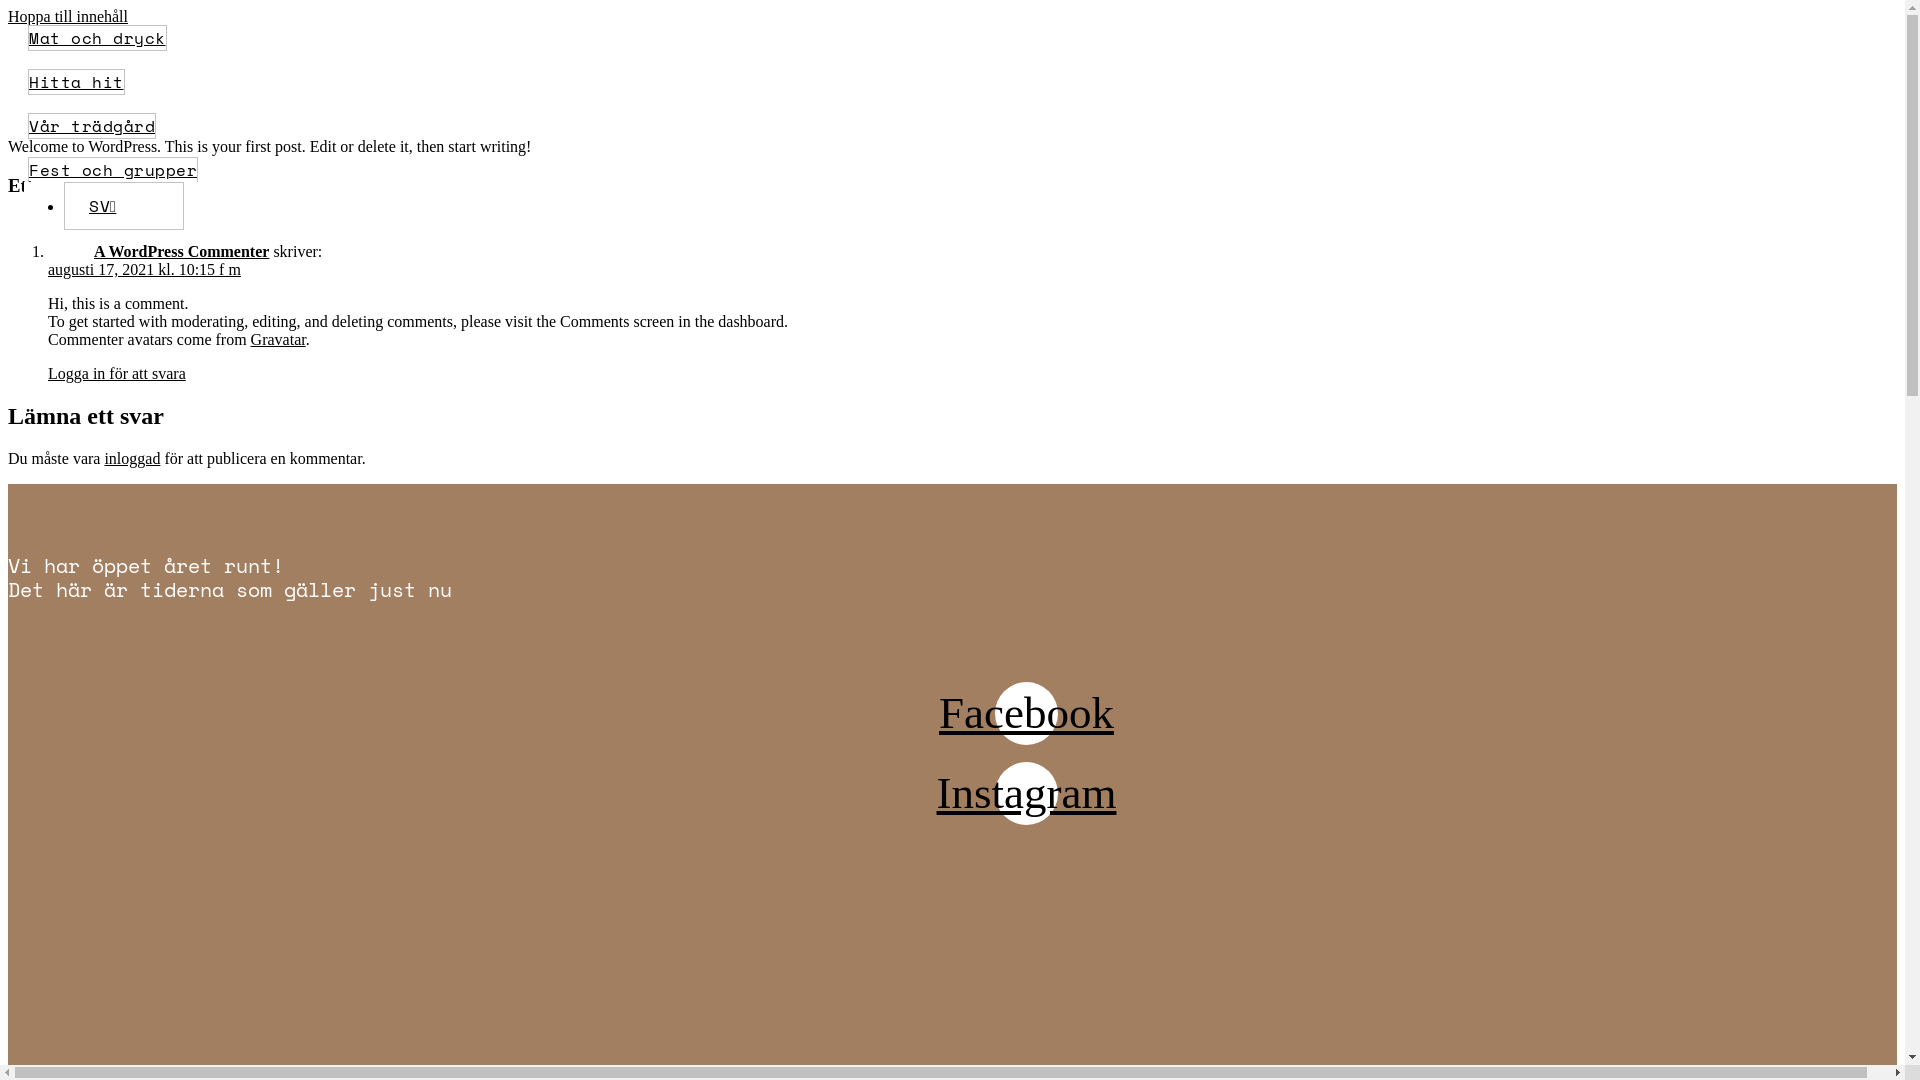  I want to click on 'Mat och dryck', so click(96, 38).